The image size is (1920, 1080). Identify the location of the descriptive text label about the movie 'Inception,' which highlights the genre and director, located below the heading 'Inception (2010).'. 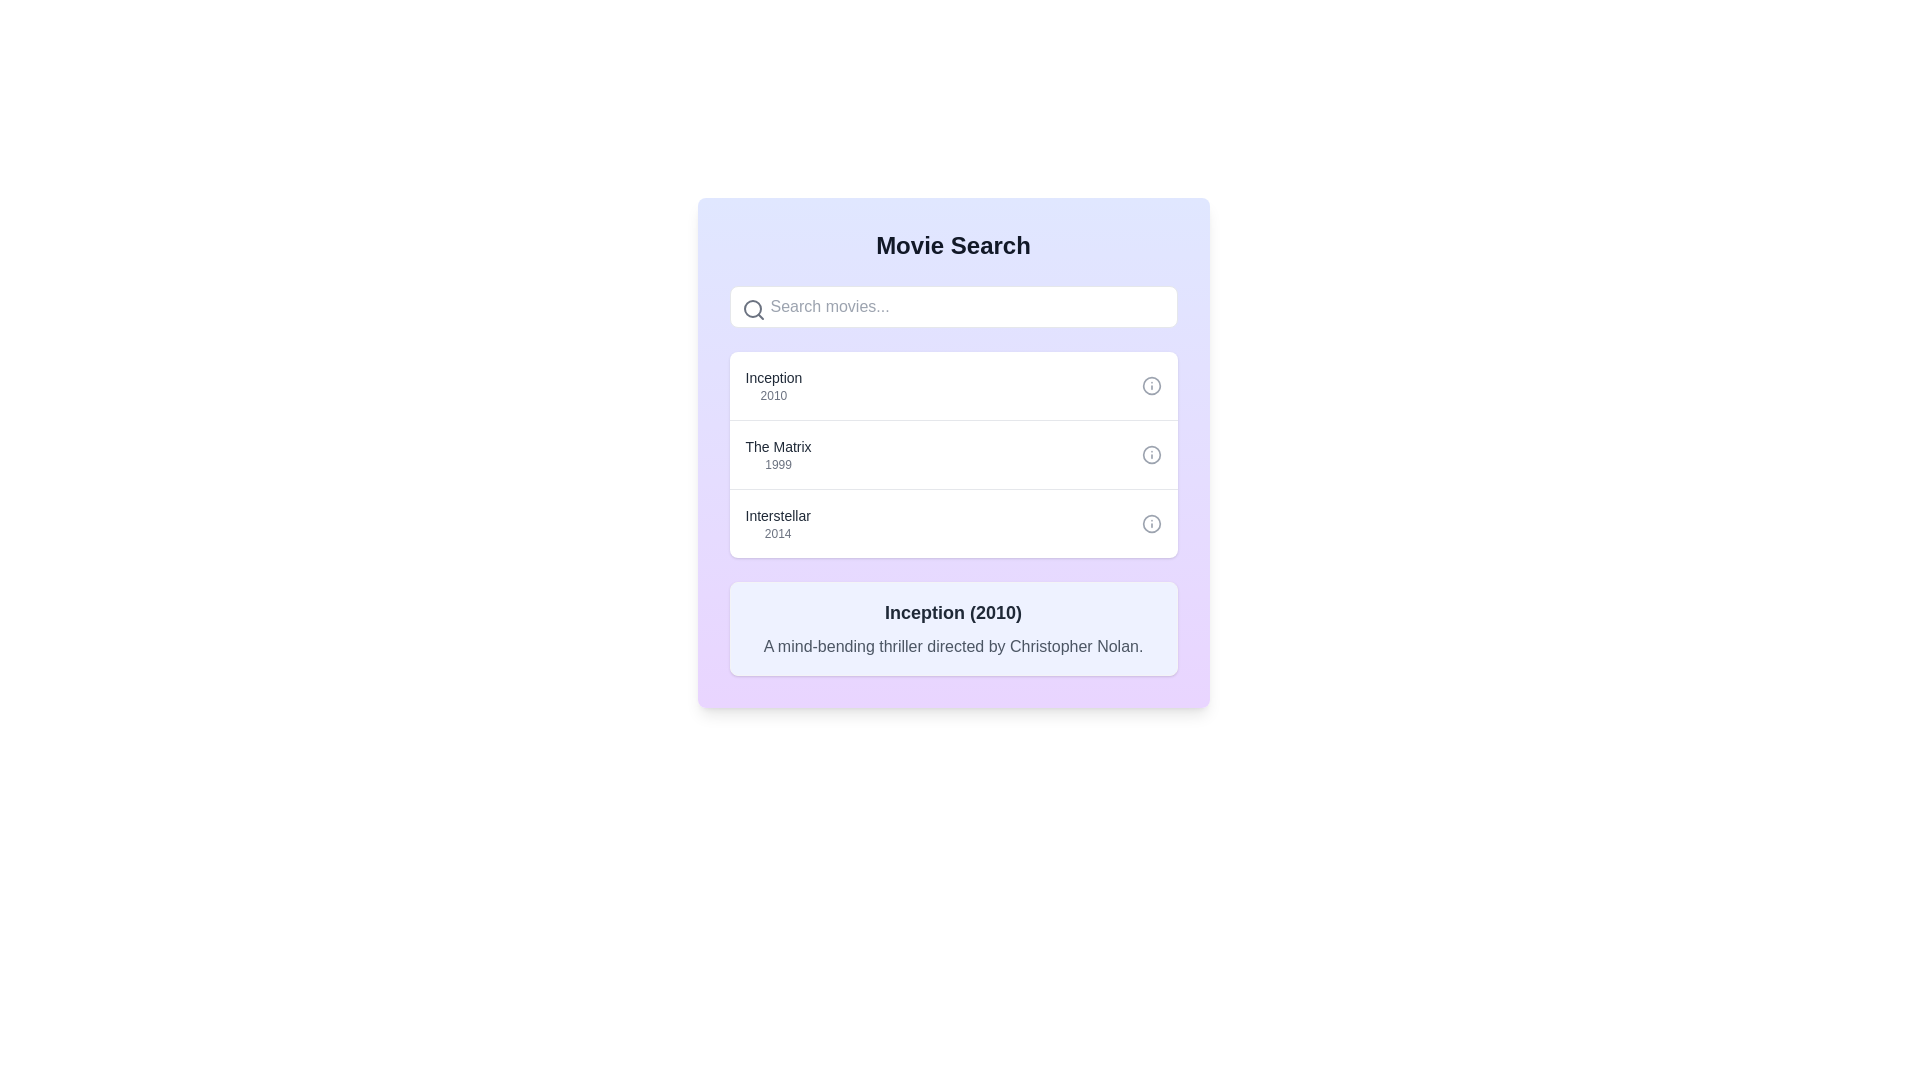
(952, 647).